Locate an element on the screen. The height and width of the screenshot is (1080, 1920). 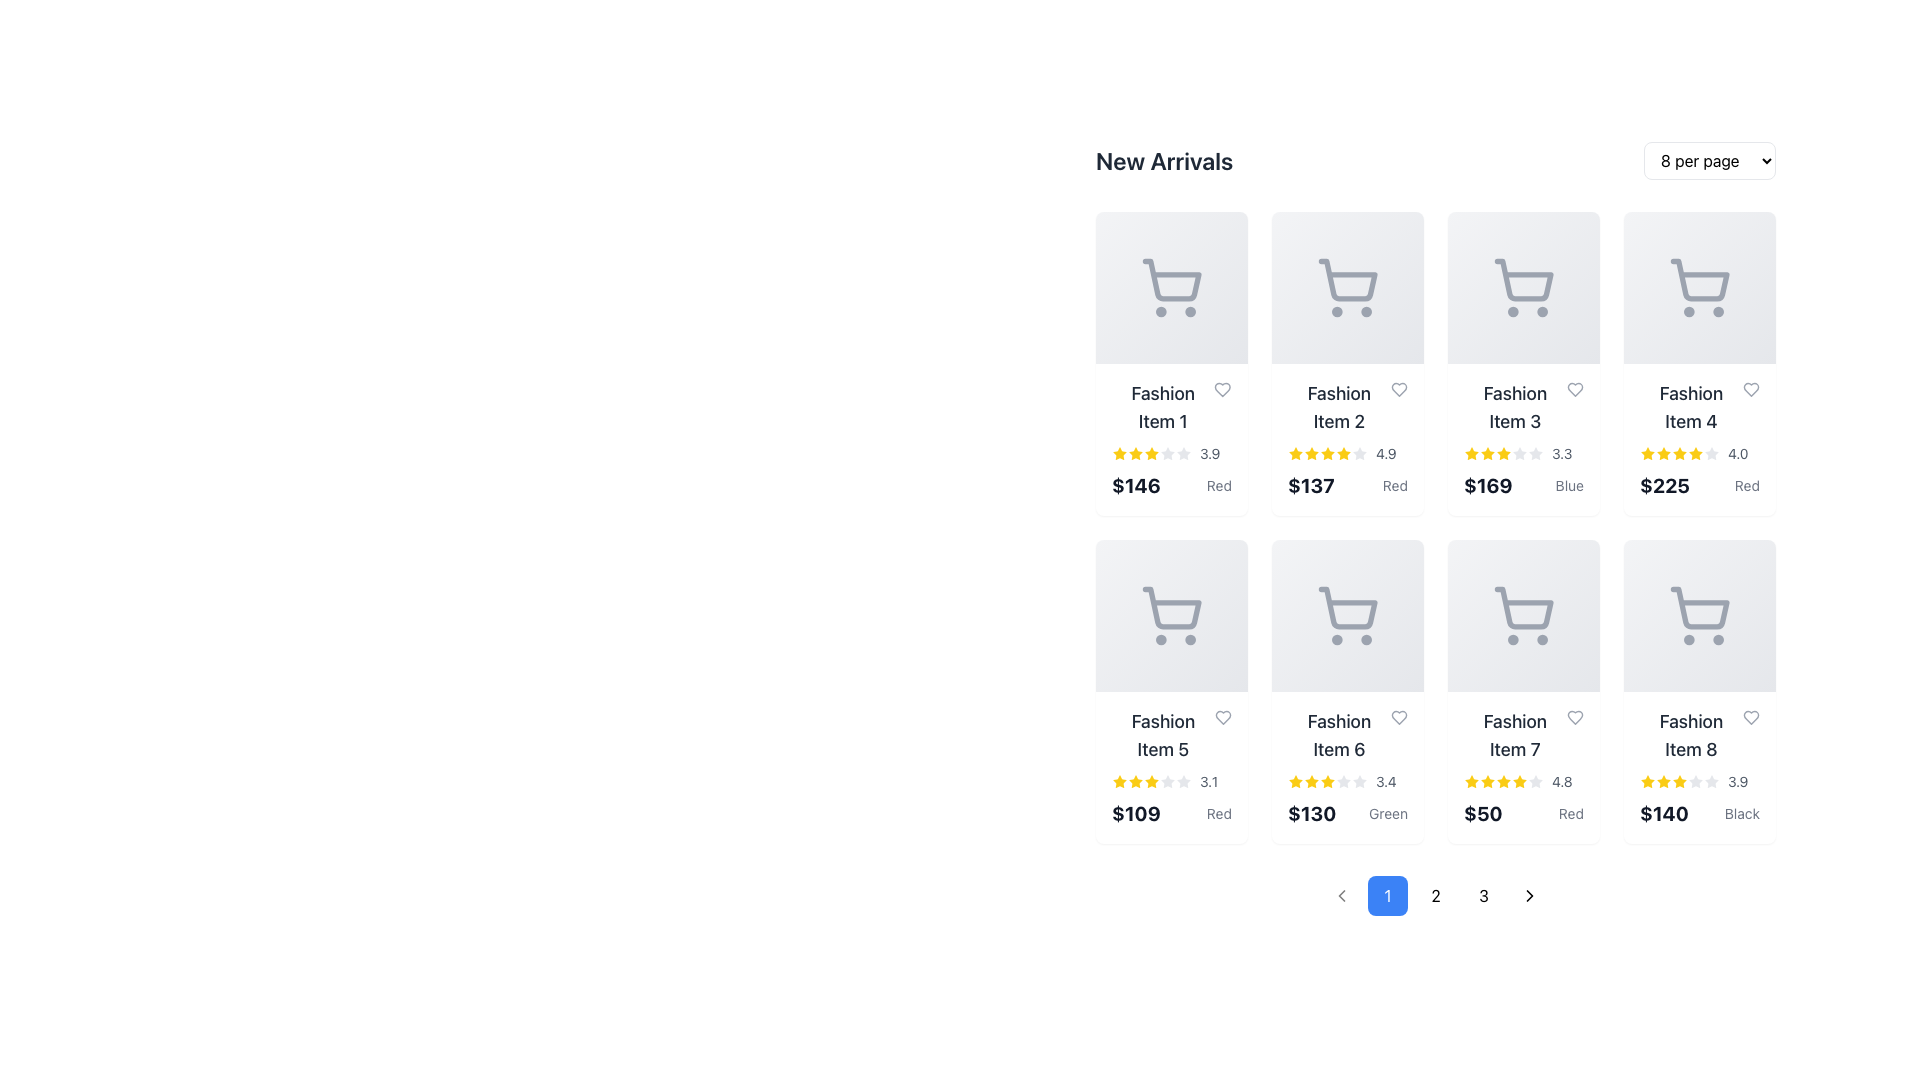
the circular pagination button labeled '2' for keyboard navigation, located beneath the product grid is located at coordinates (1434, 894).